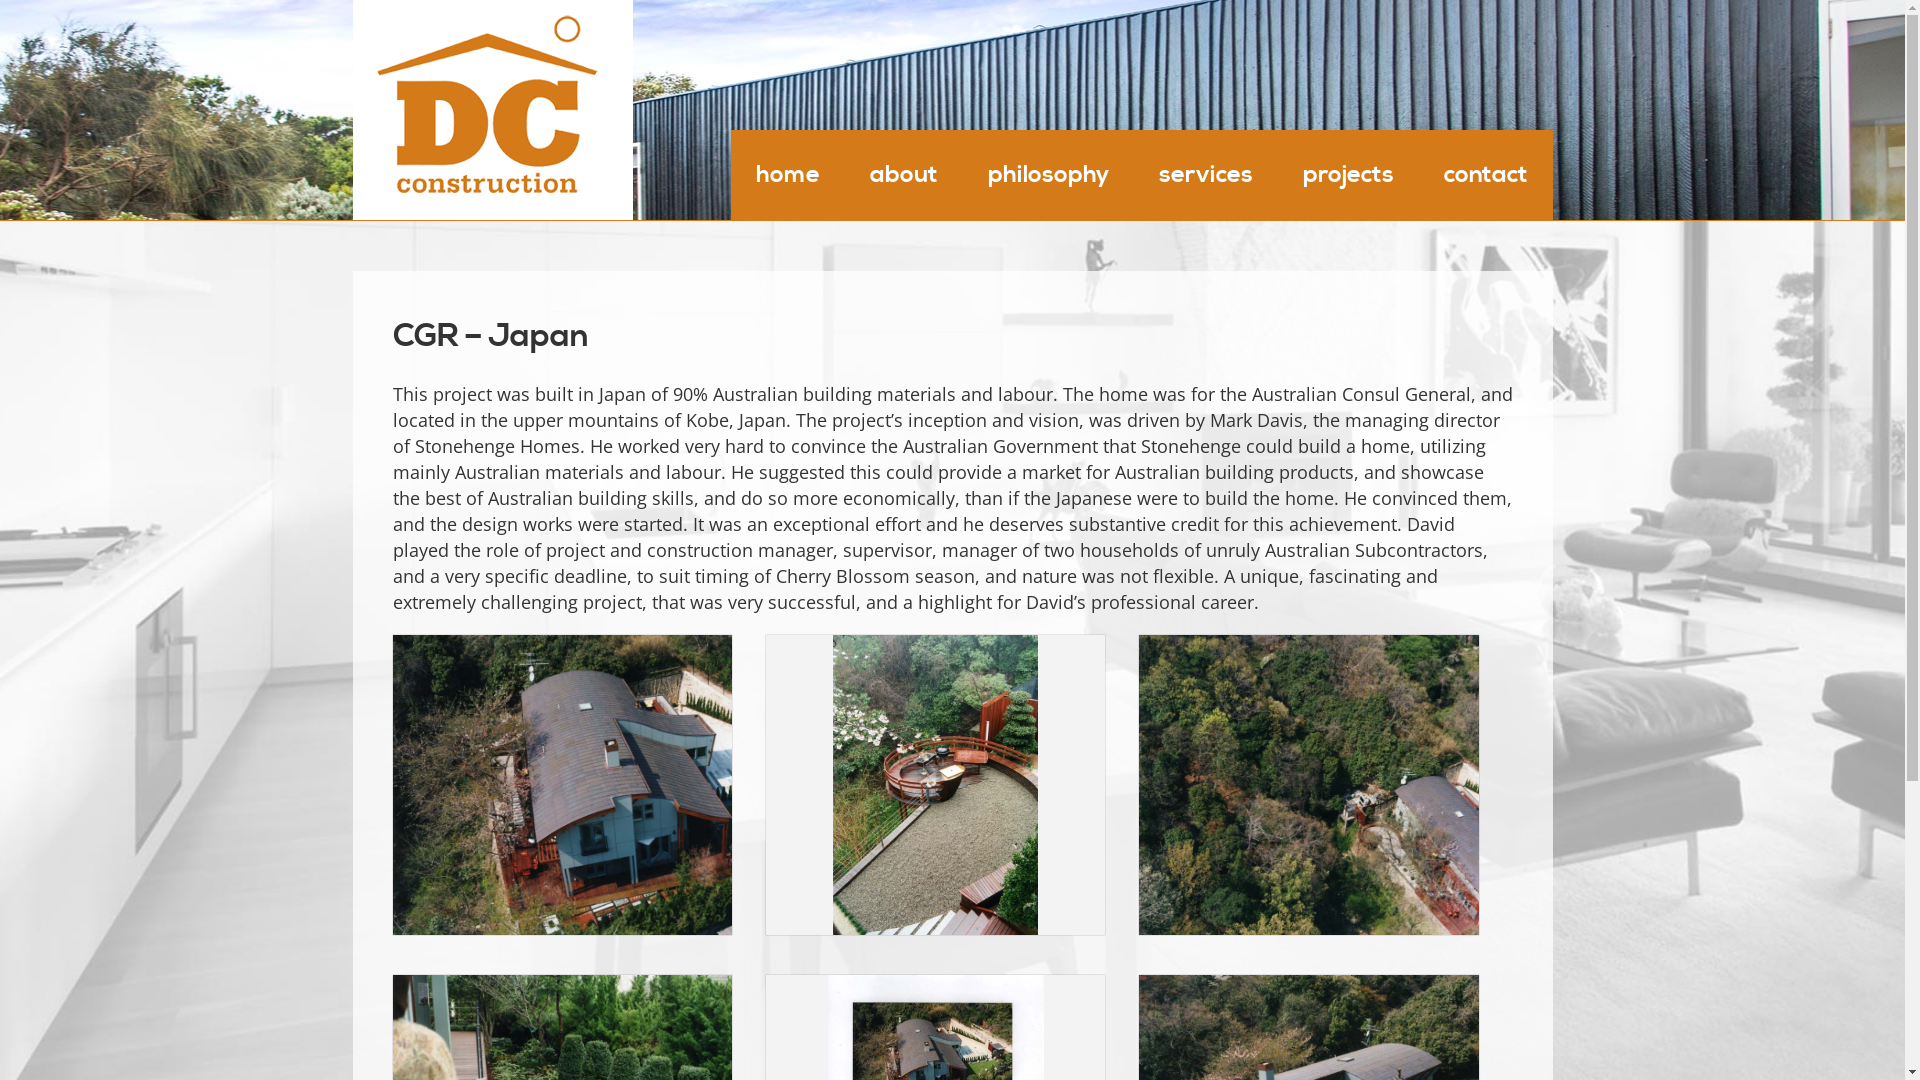 This screenshot has height=1080, width=1920. What do you see at coordinates (1484, 173) in the screenshot?
I see `'contact'` at bounding box center [1484, 173].